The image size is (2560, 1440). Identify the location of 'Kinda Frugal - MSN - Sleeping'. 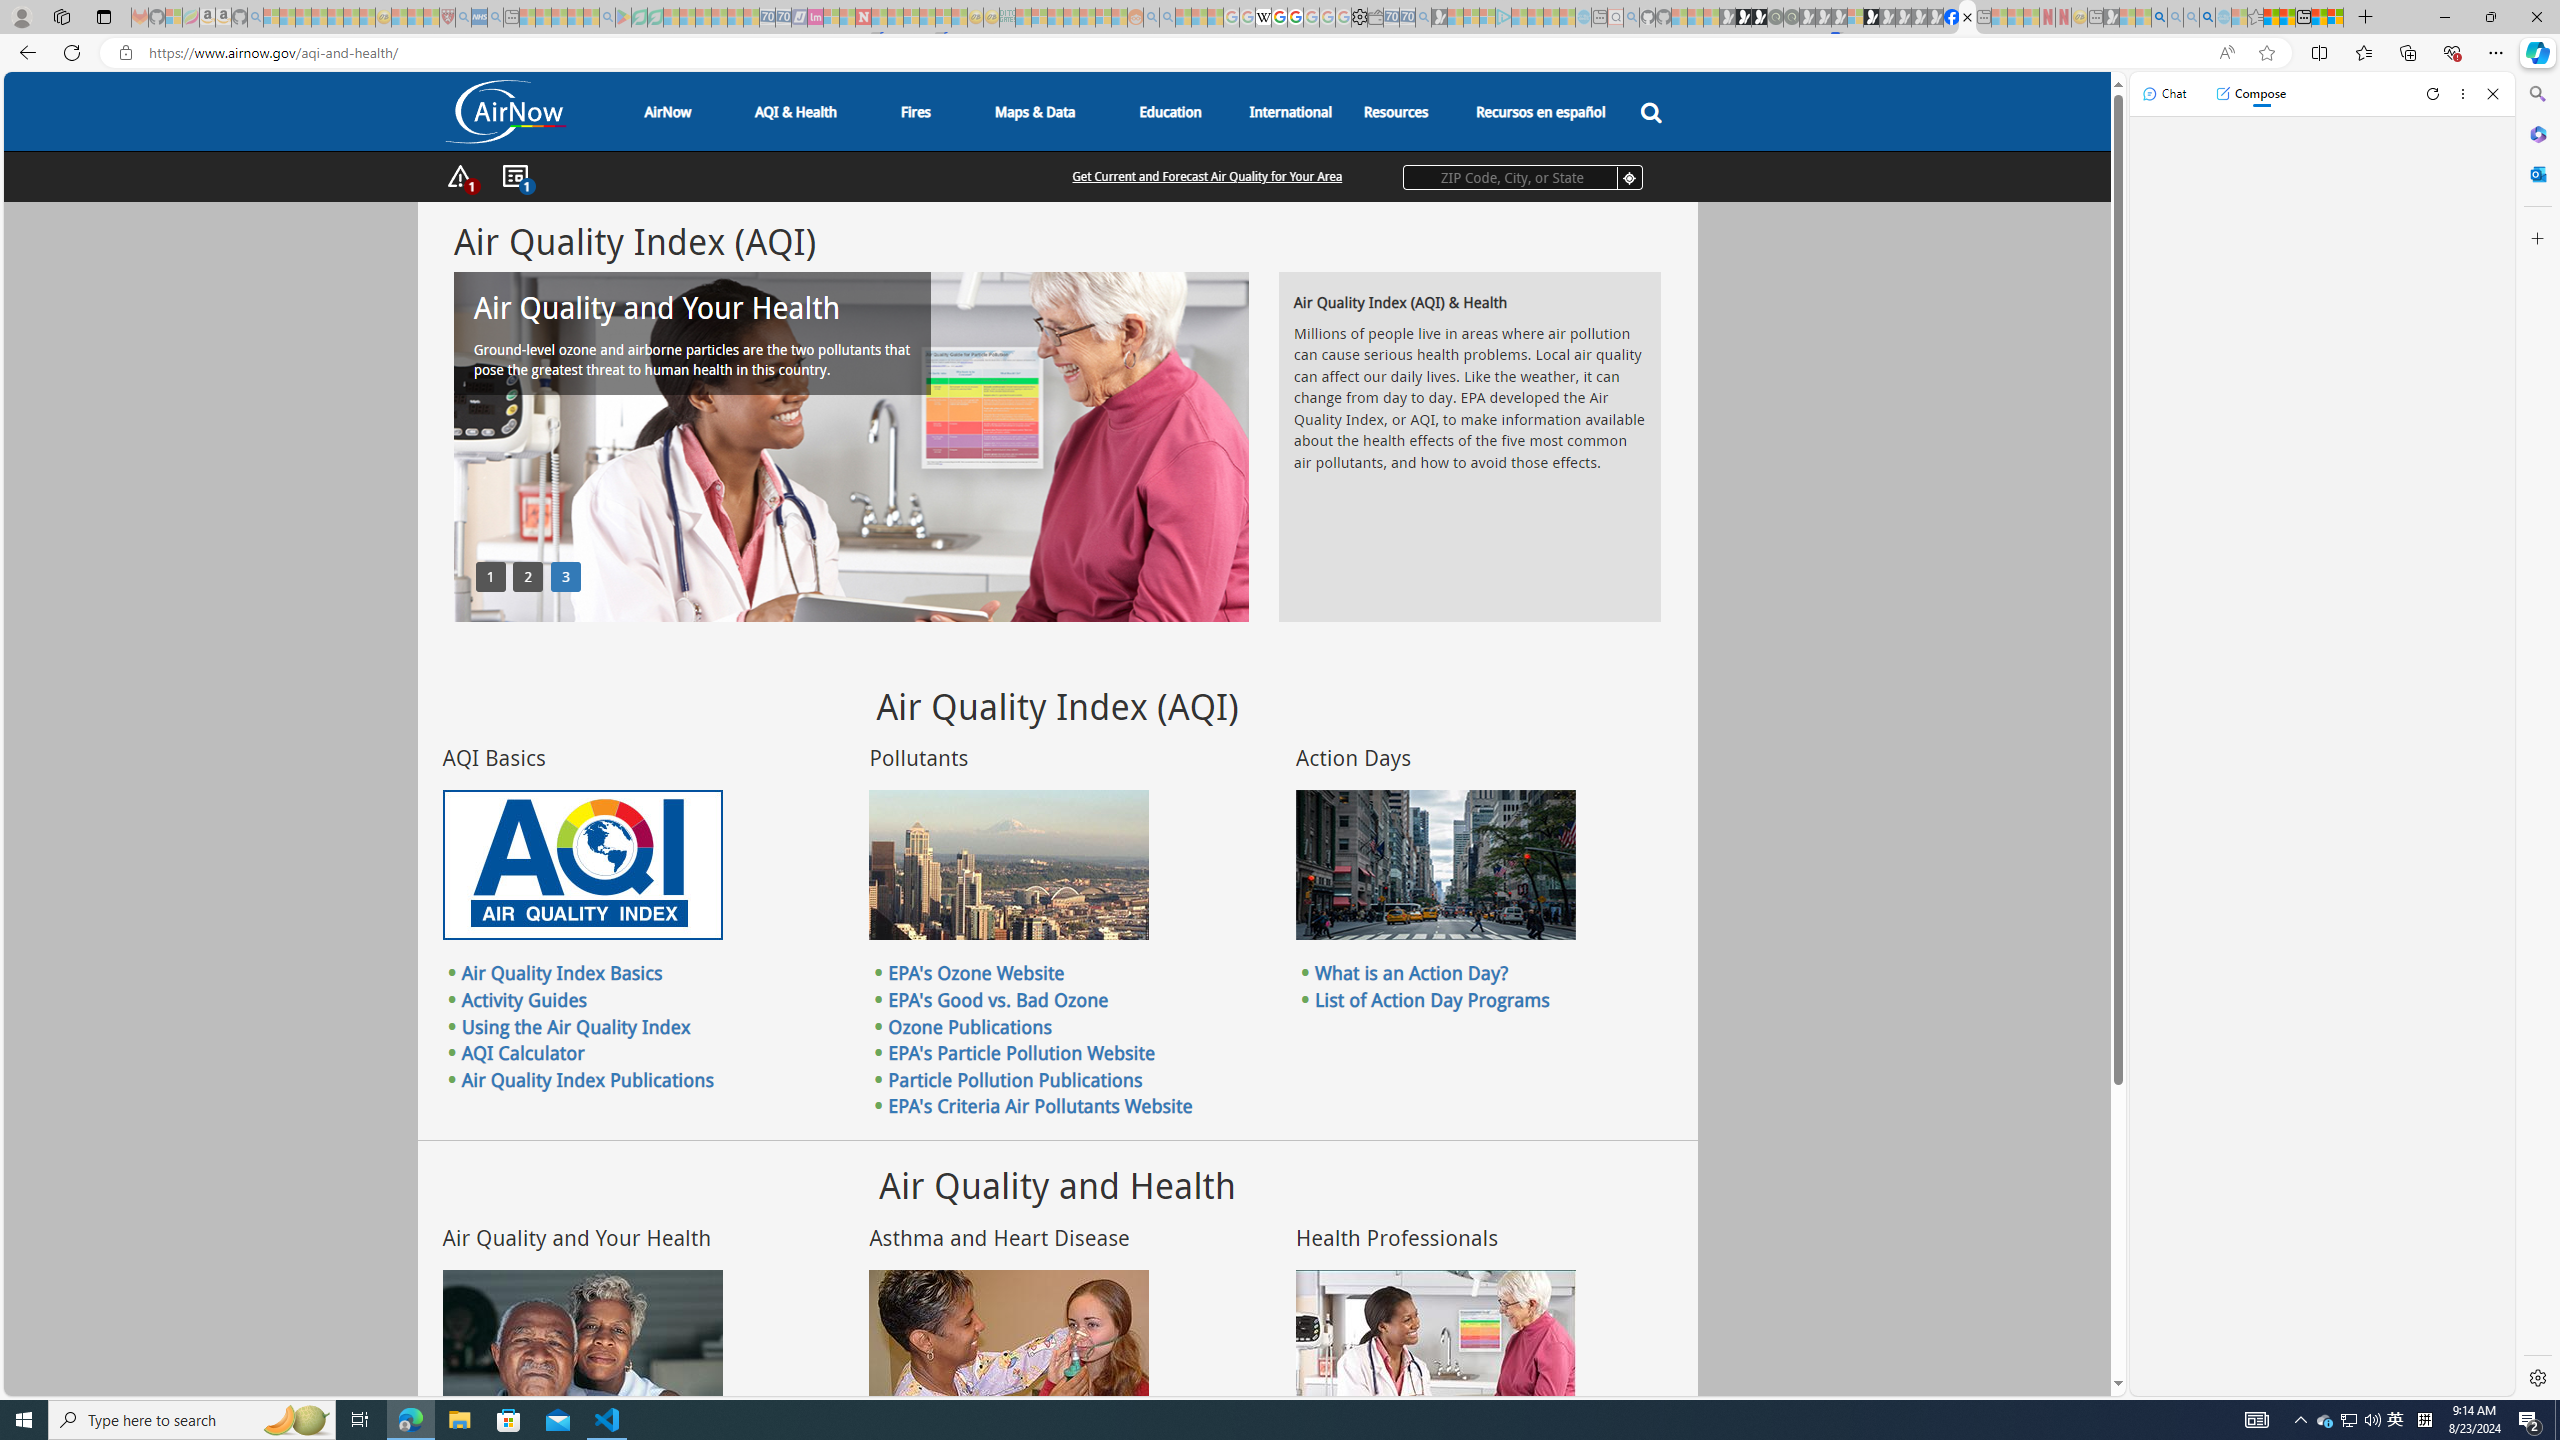
(1085, 16).